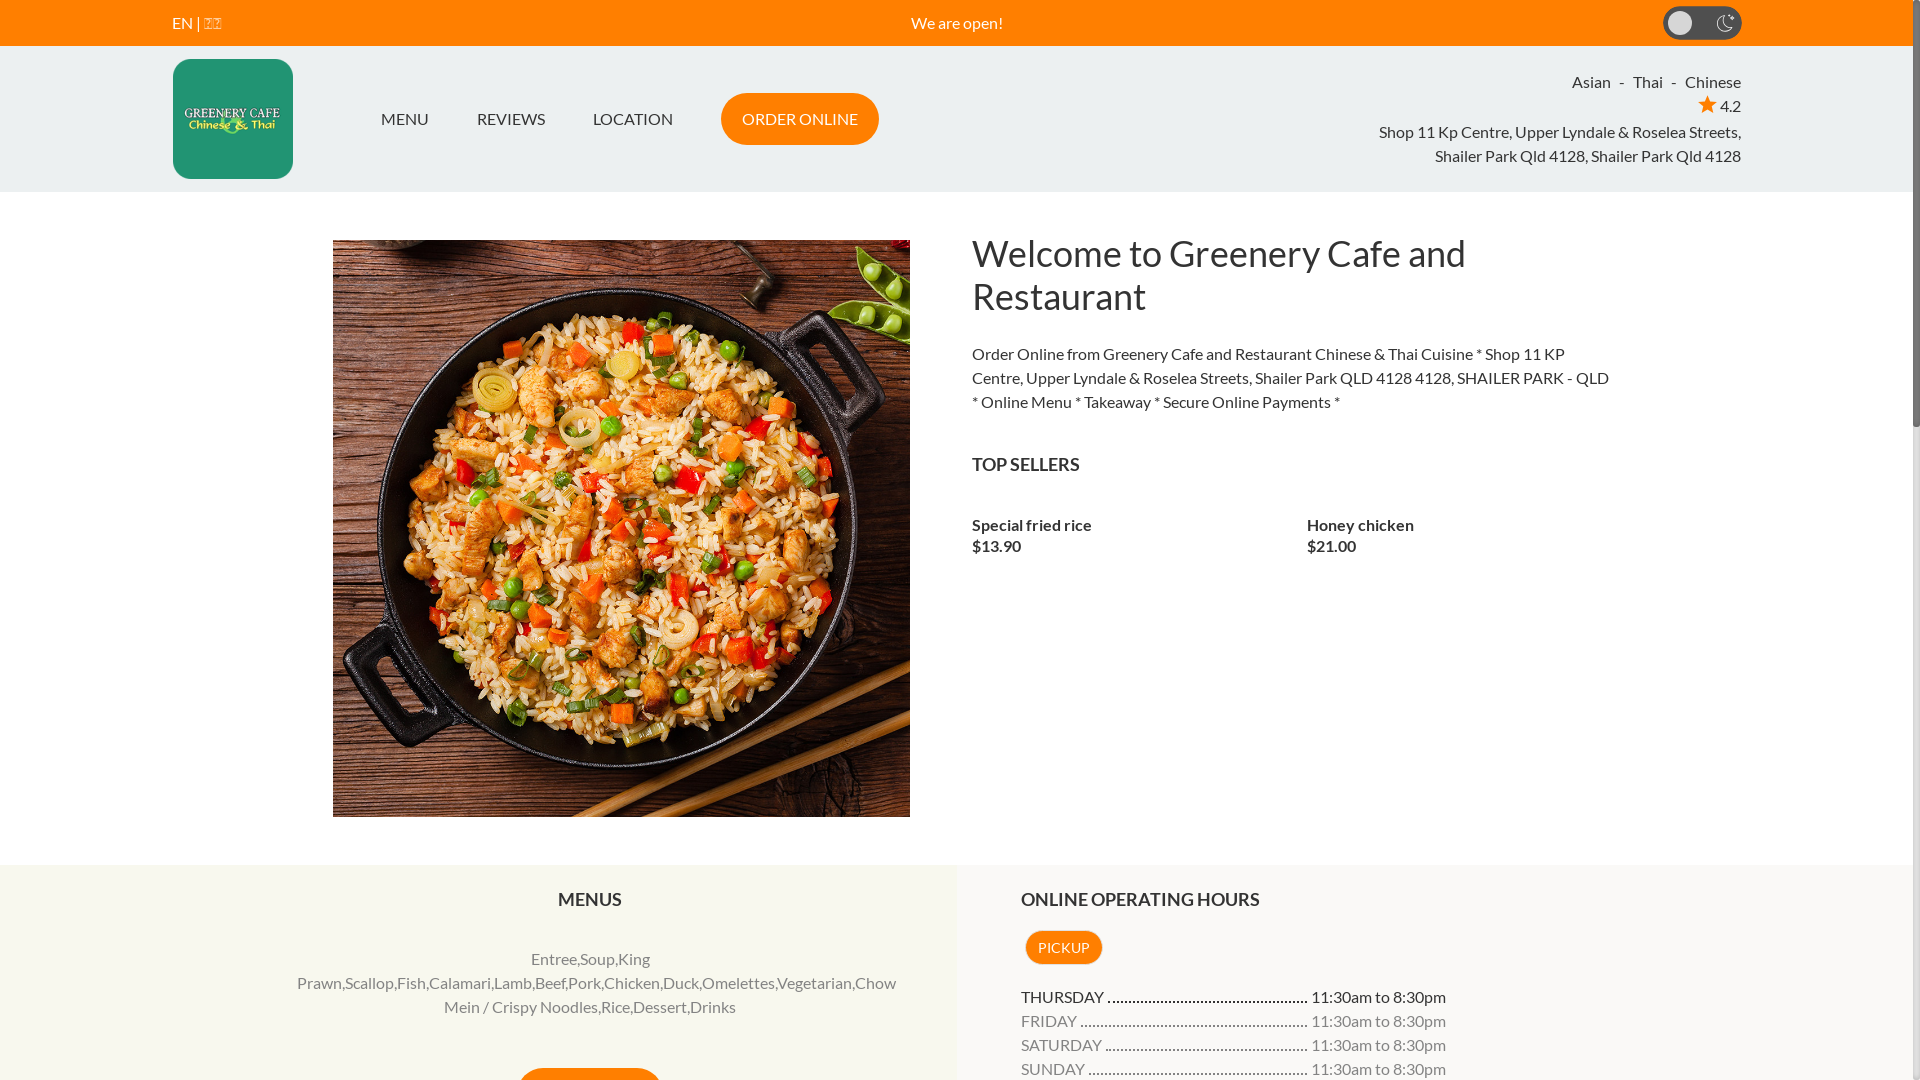  I want to click on 'MENU', so click(372, 119).